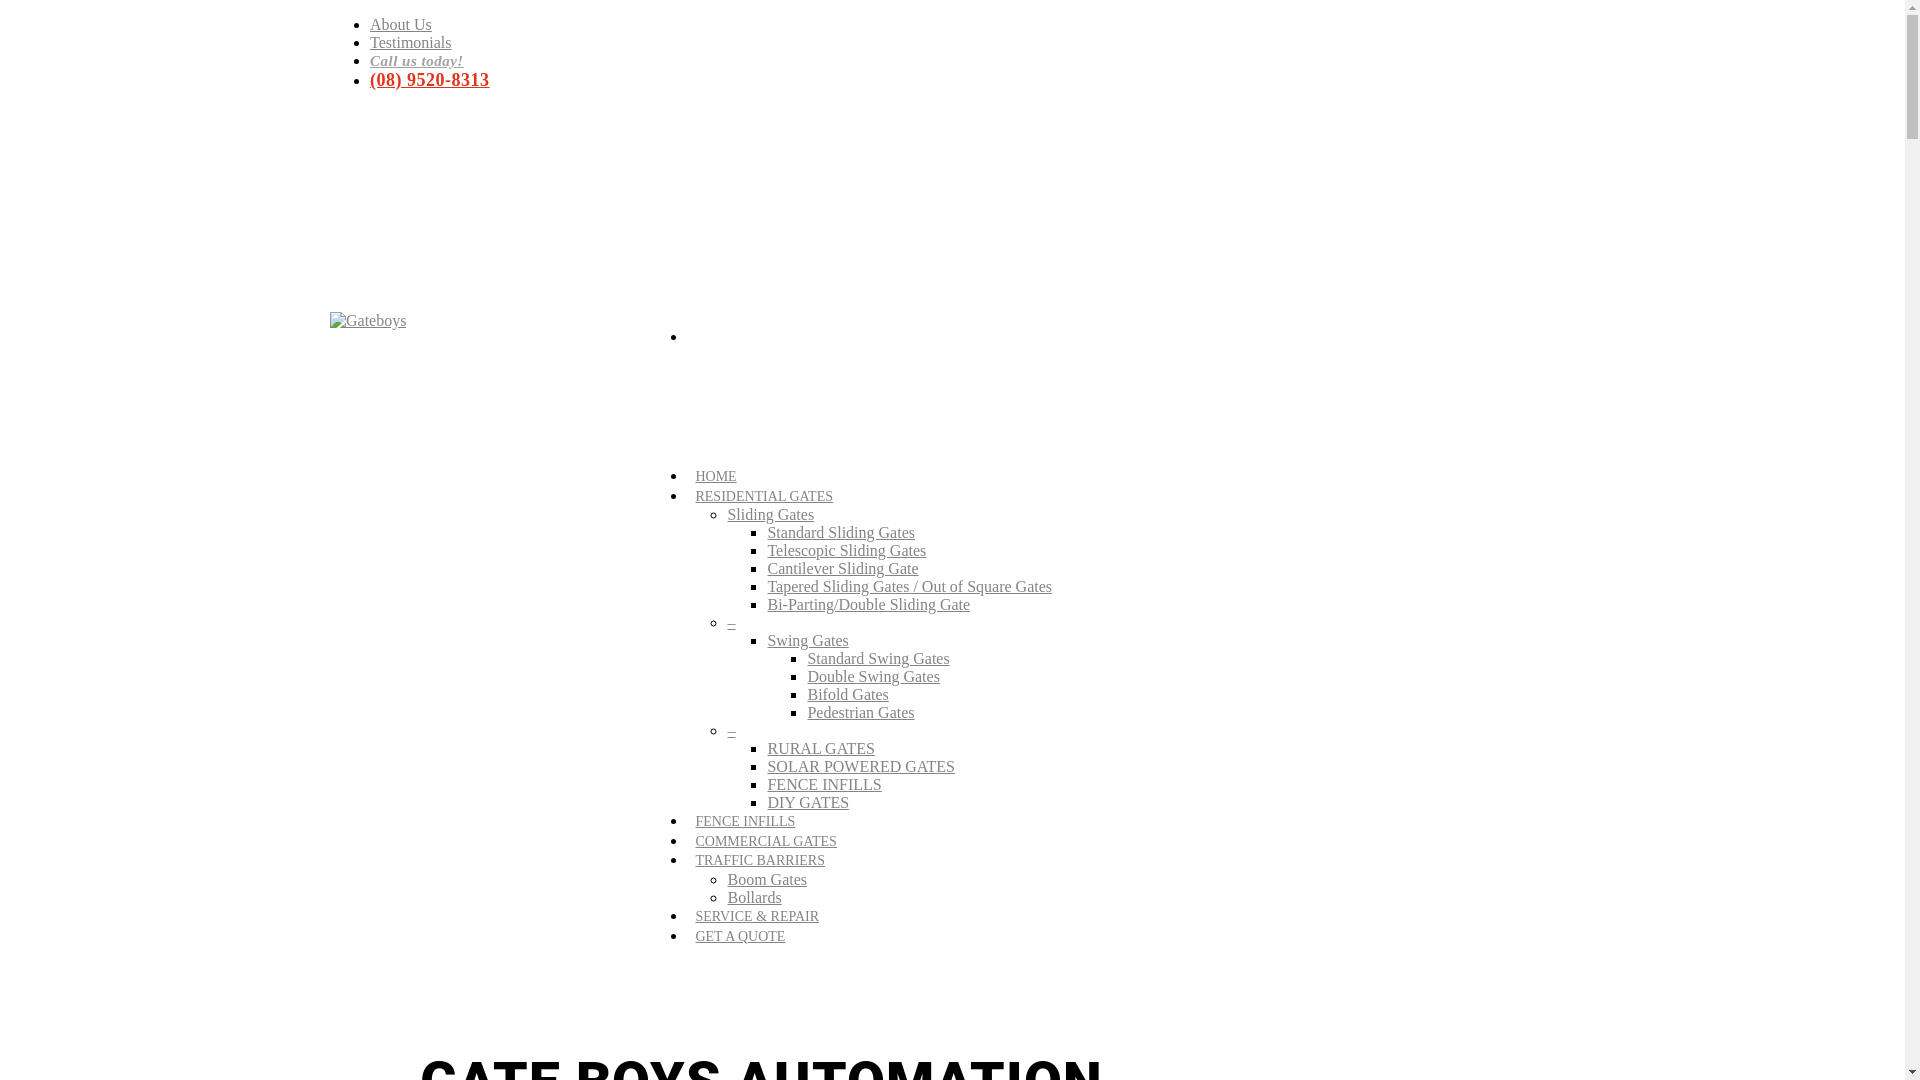 The height and width of the screenshot is (1080, 1920). What do you see at coordinates (847, 693) in the screenshot?
I see `'Bifold Gates'` at bounding box center [847, 693].